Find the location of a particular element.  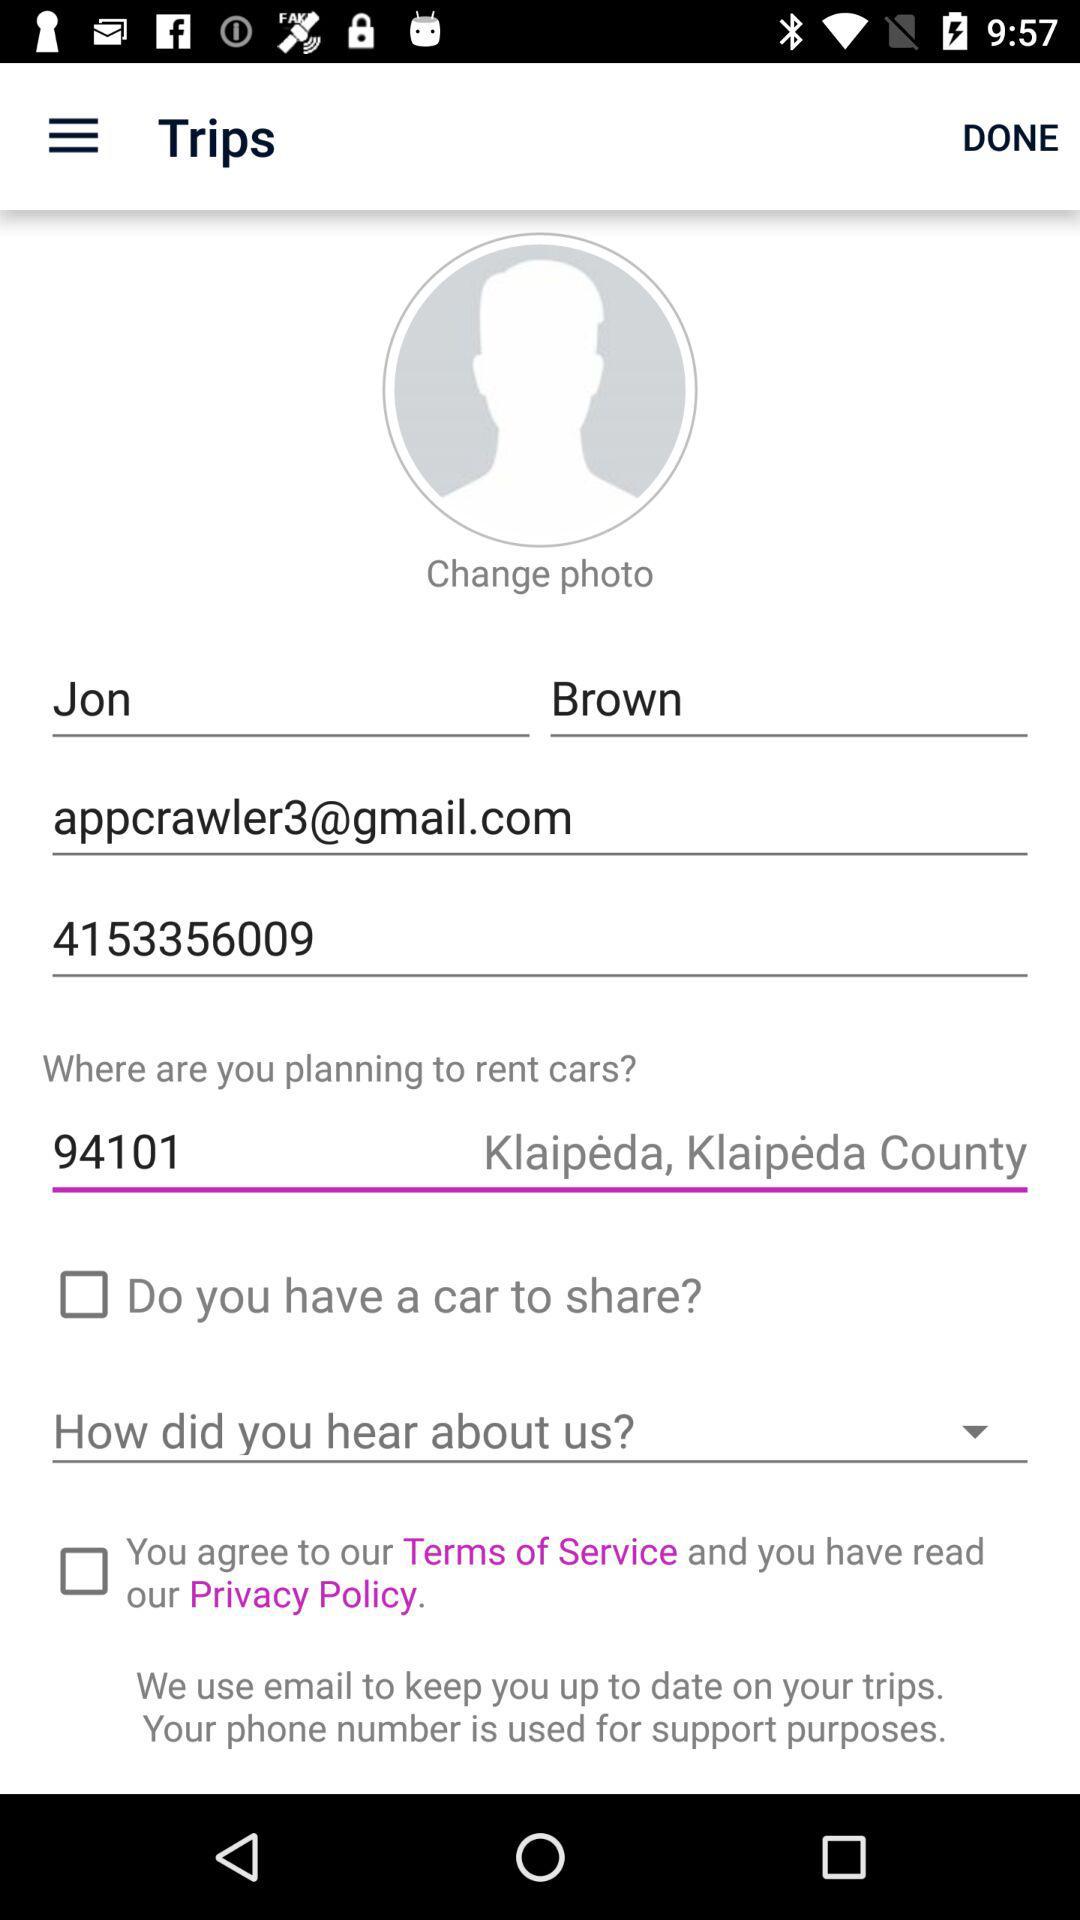

the item above jon item is located at coordinates (72, 135).